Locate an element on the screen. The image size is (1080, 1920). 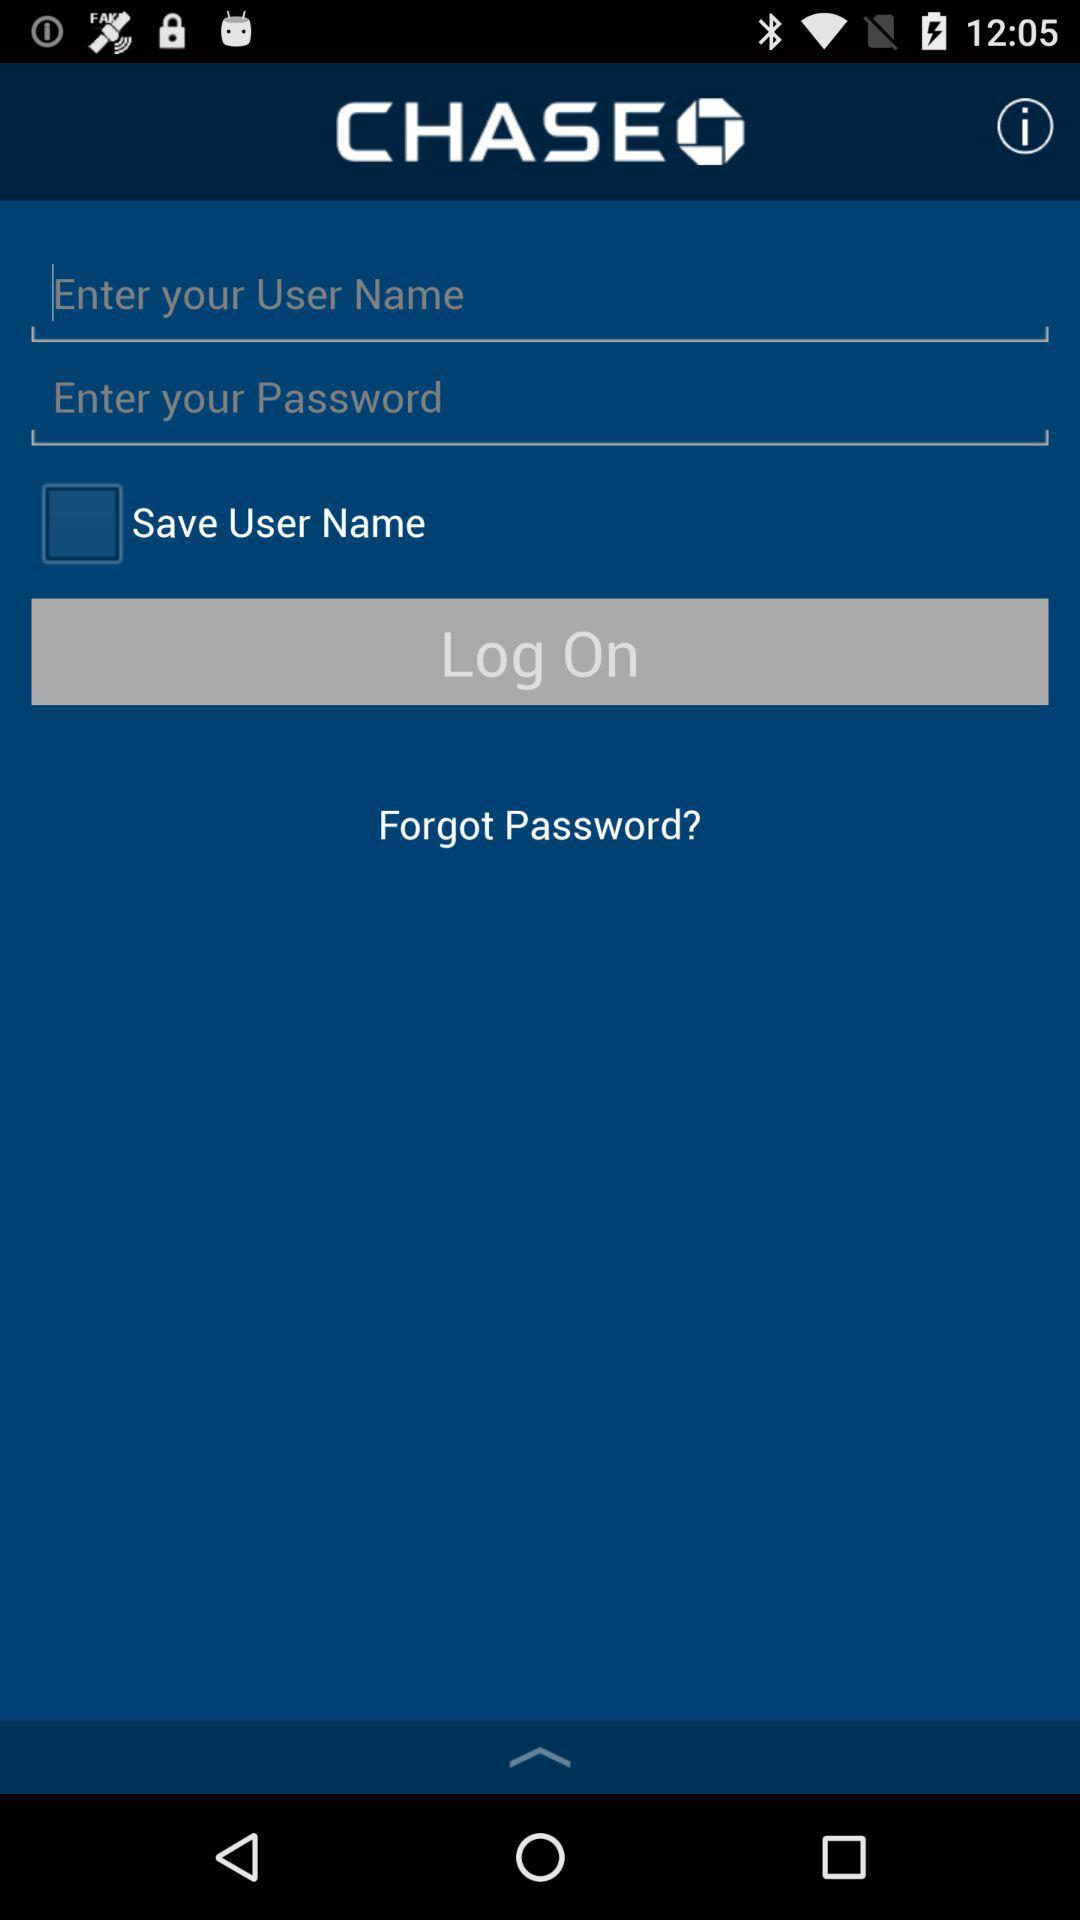
item next to the save user name item is located at coordinates (80, 522).